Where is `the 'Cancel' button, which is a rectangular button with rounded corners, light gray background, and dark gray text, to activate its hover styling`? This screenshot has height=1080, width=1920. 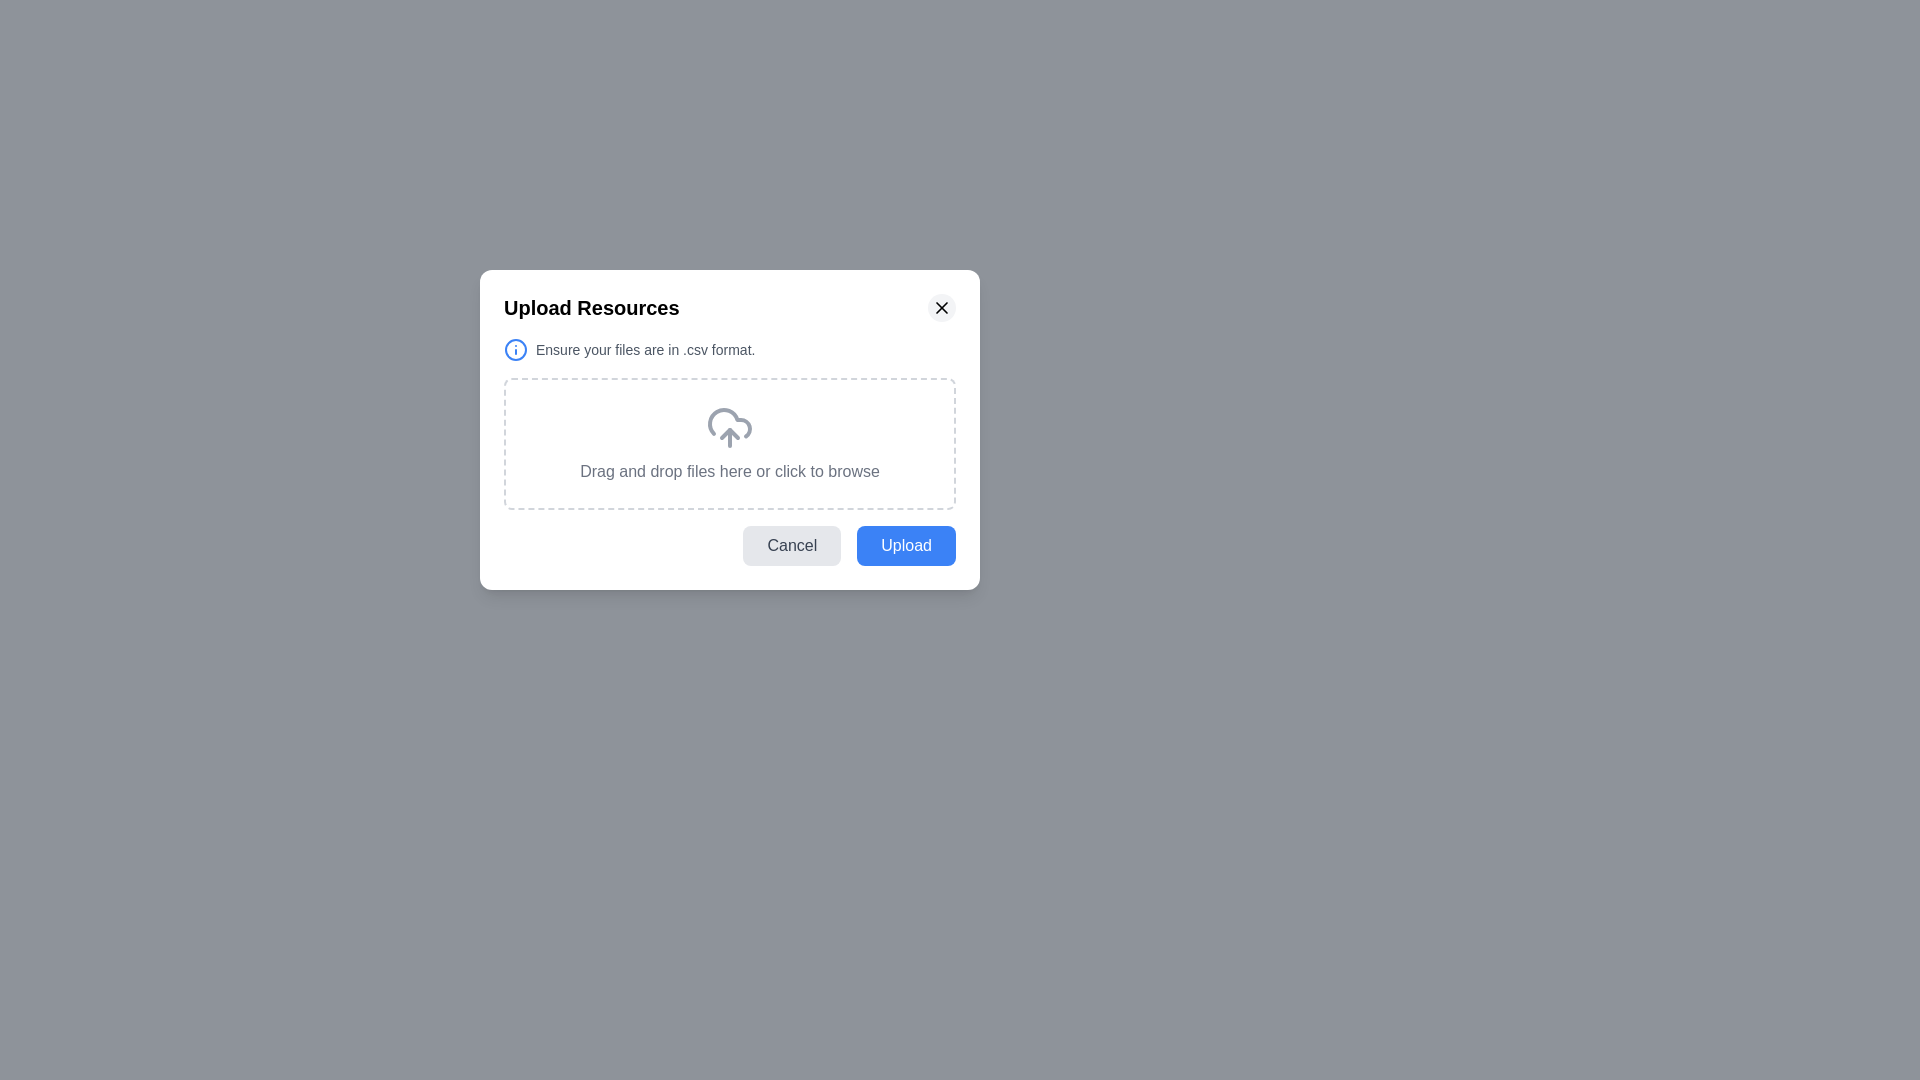
the 'Cancel' button, which is a rectangular button with rounded corners, light gray background, and dark gray text, to activate its hover styling is located at coordinates (791, 546).